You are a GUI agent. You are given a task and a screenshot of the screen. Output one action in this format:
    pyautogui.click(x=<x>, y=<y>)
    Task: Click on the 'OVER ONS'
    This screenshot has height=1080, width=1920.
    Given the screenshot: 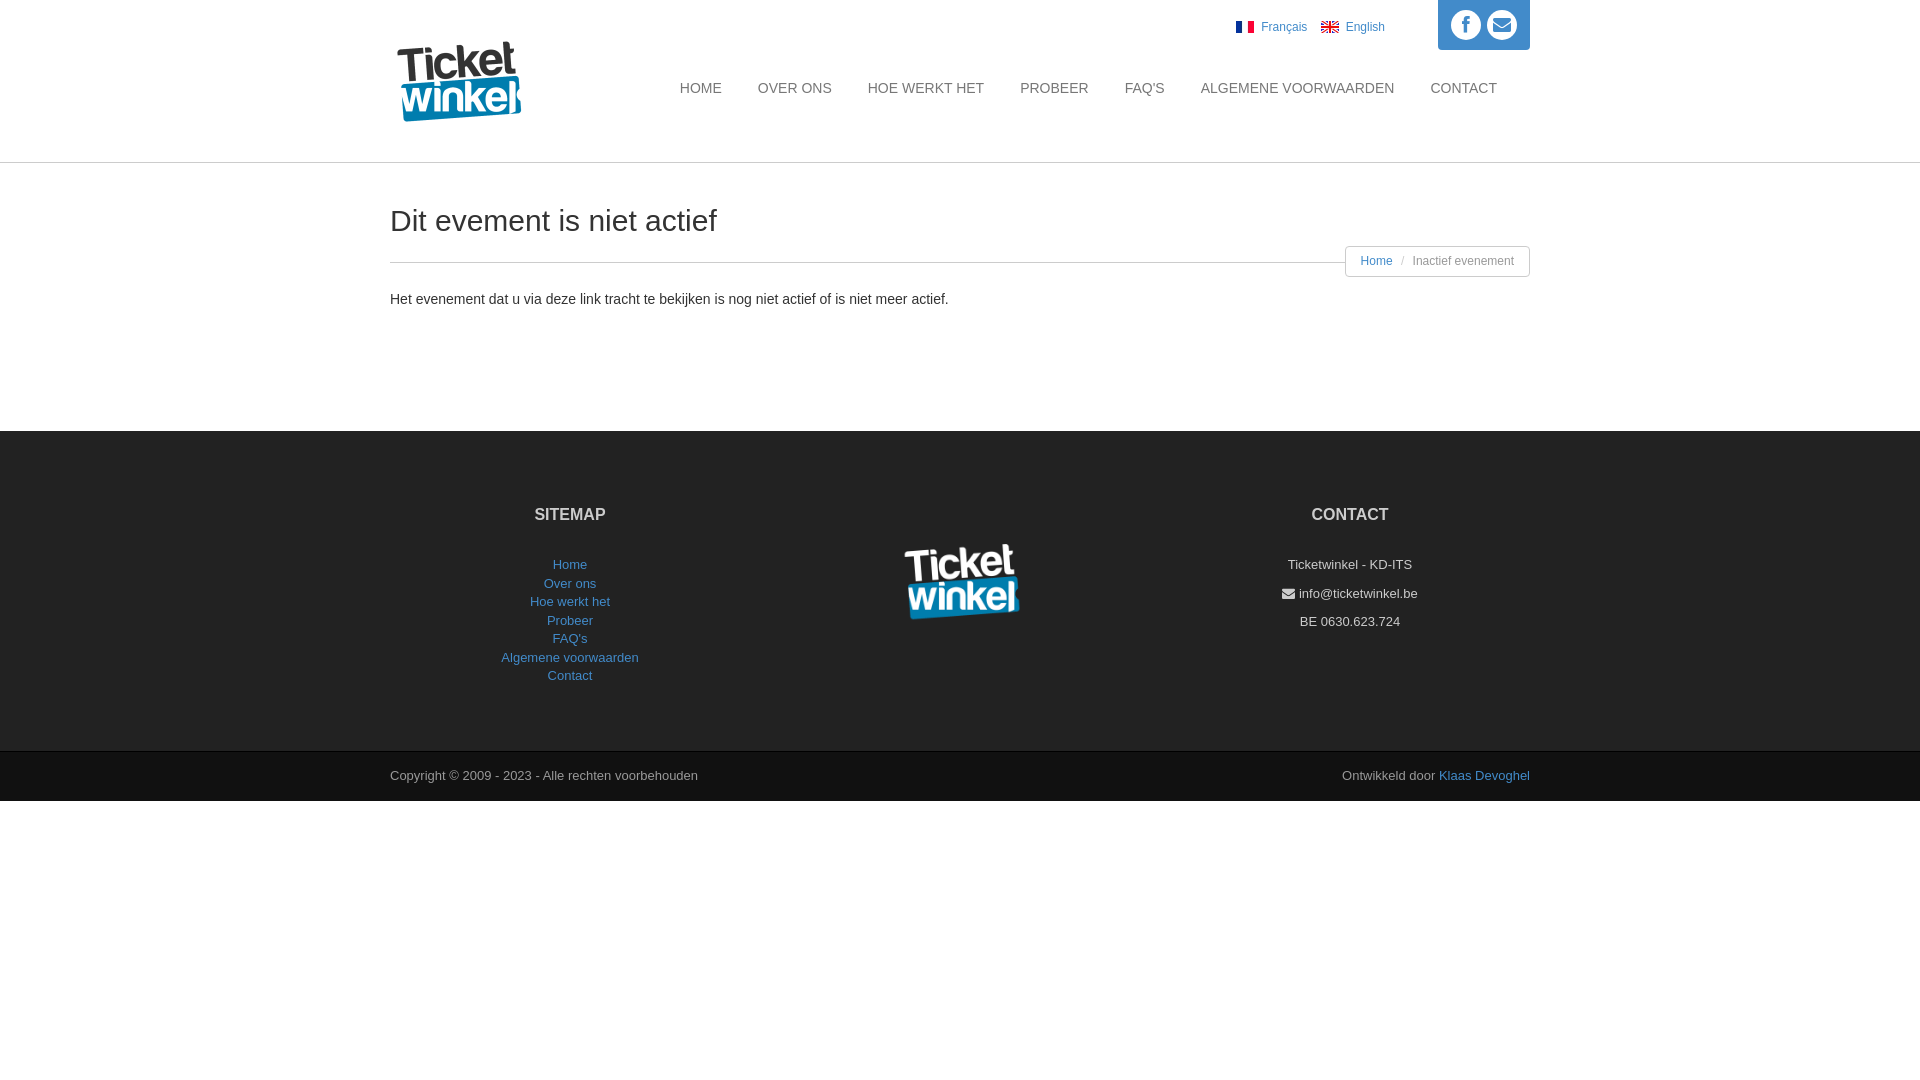 What is the action you would take?
    pyautogui.click(x=794, y=87)
    